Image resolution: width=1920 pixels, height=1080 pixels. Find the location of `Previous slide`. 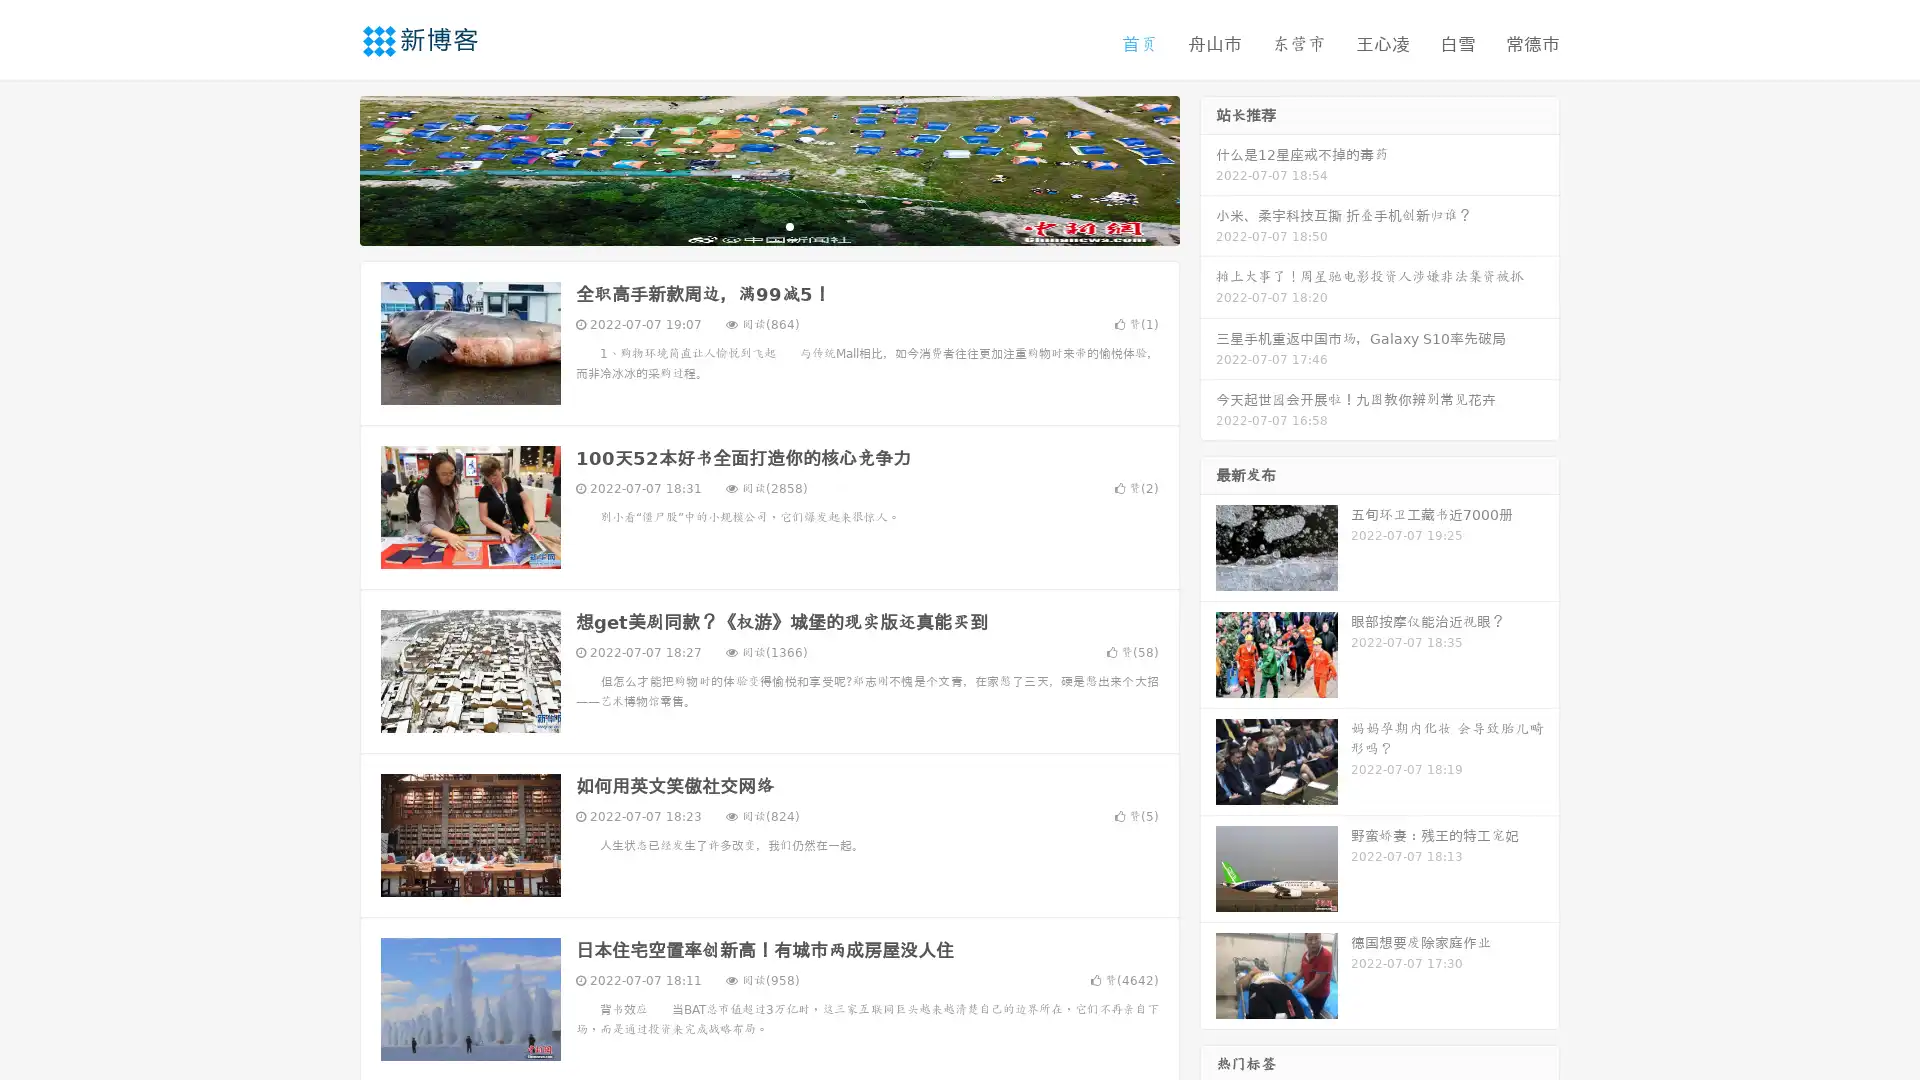

Previous slide is located at coordinates (330, 168).